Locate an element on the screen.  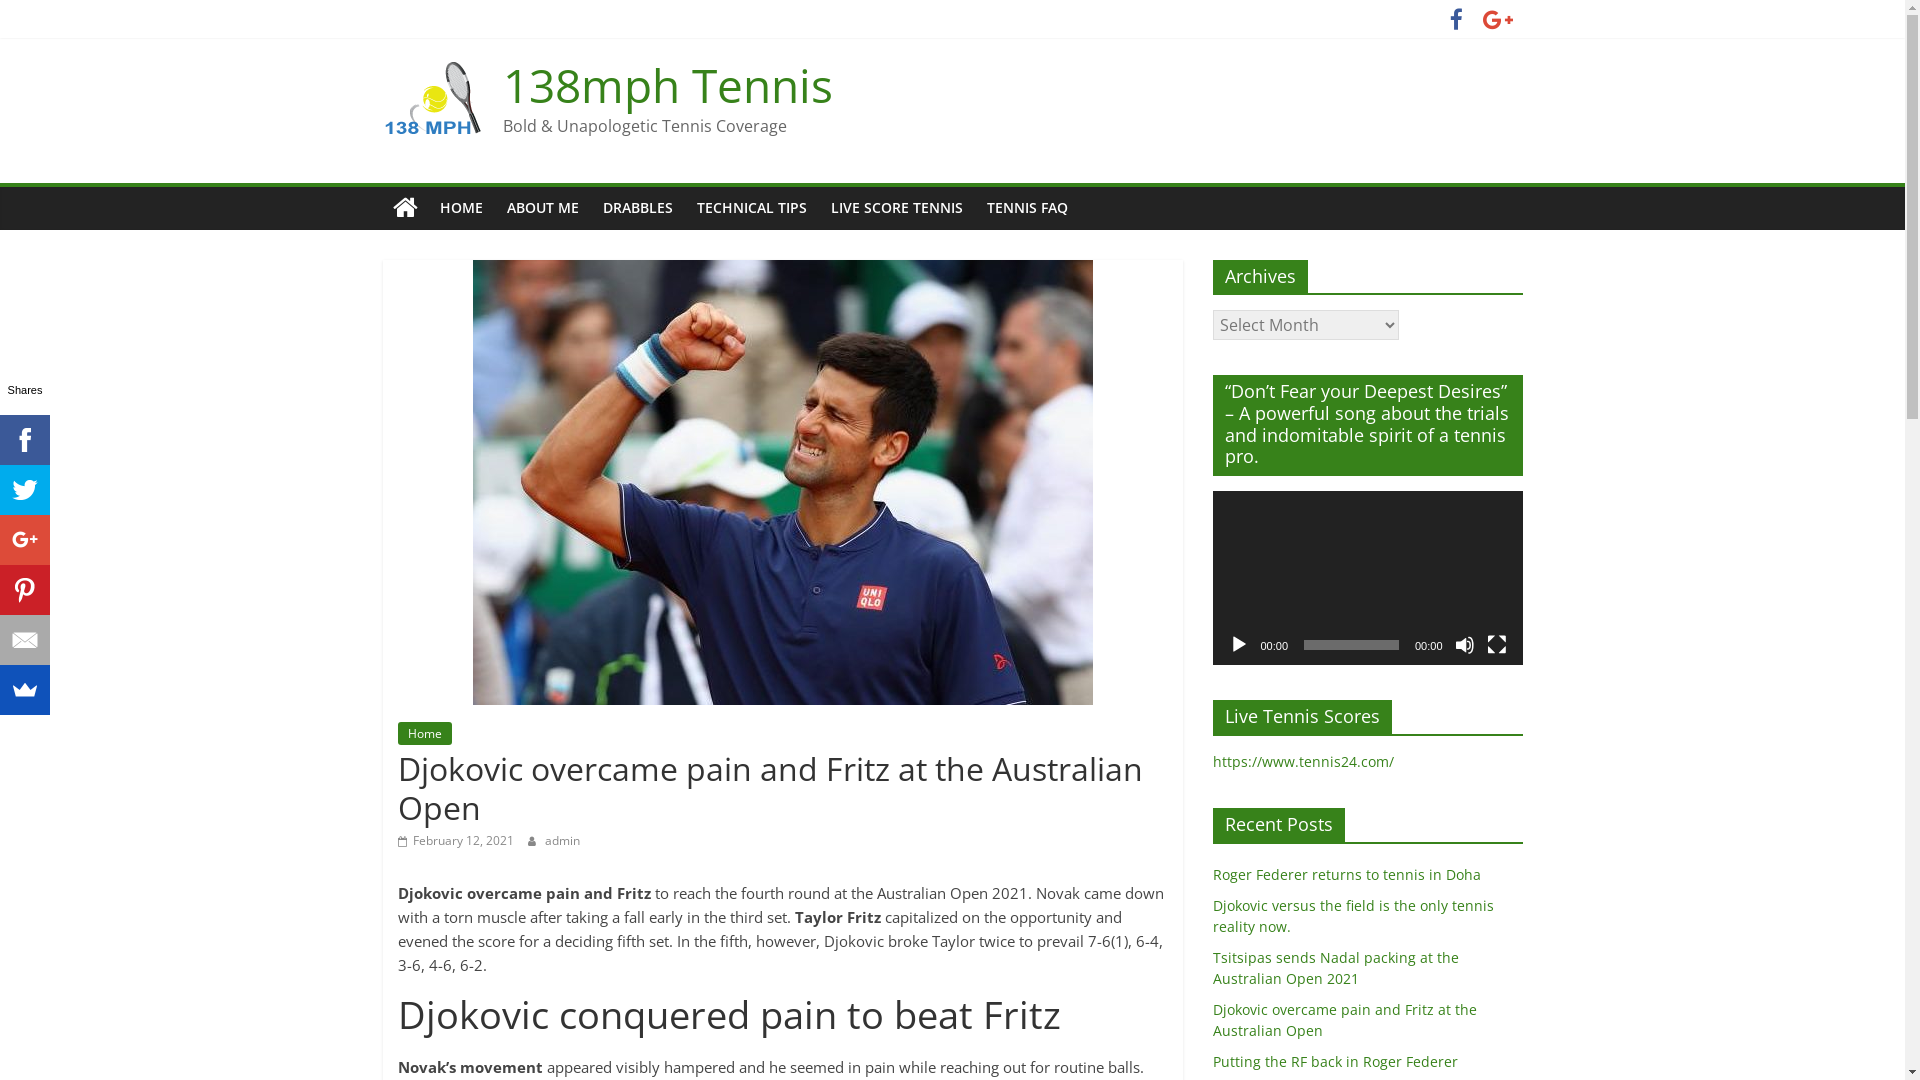
'Djokovic overcame pain and Fritz at the Australian Open' is located at coordinates (1344, 1019).